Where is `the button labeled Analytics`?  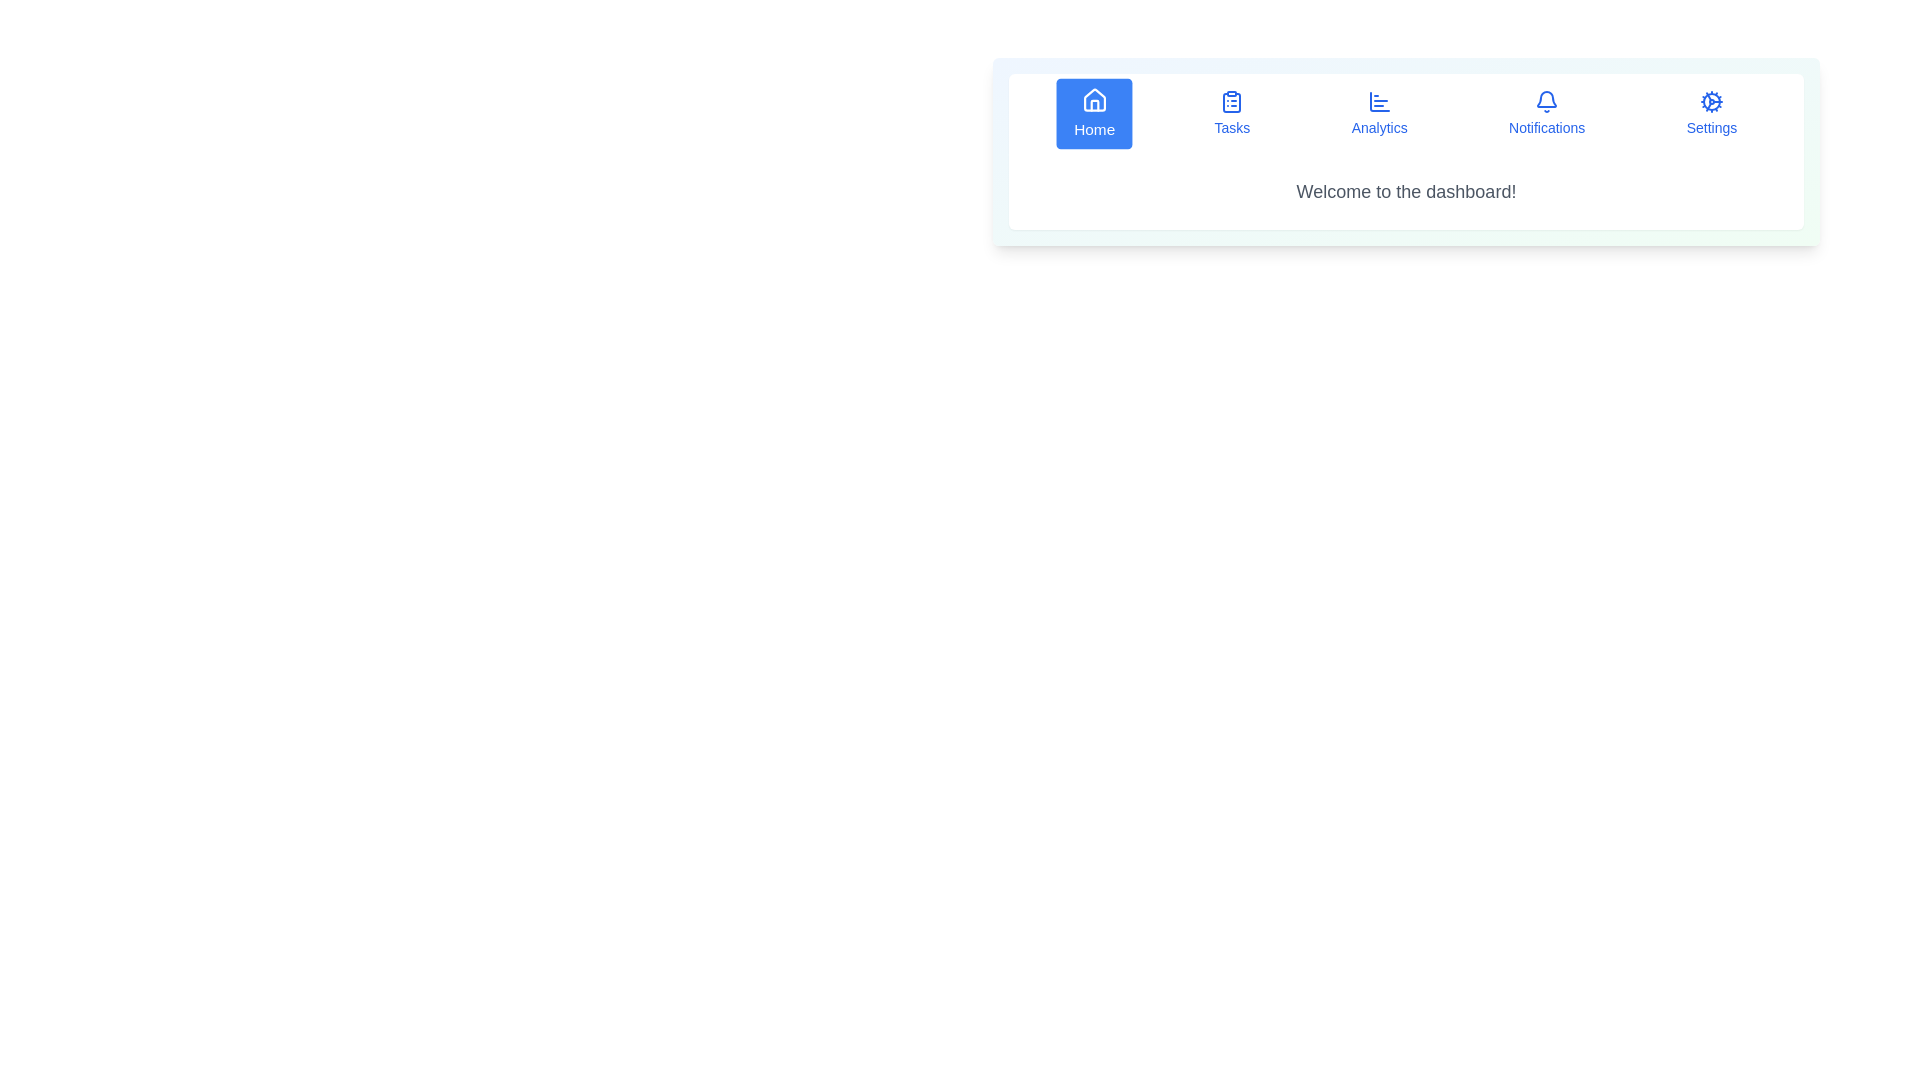 the button labeled Analytics is located at coordinates (1377, 114).